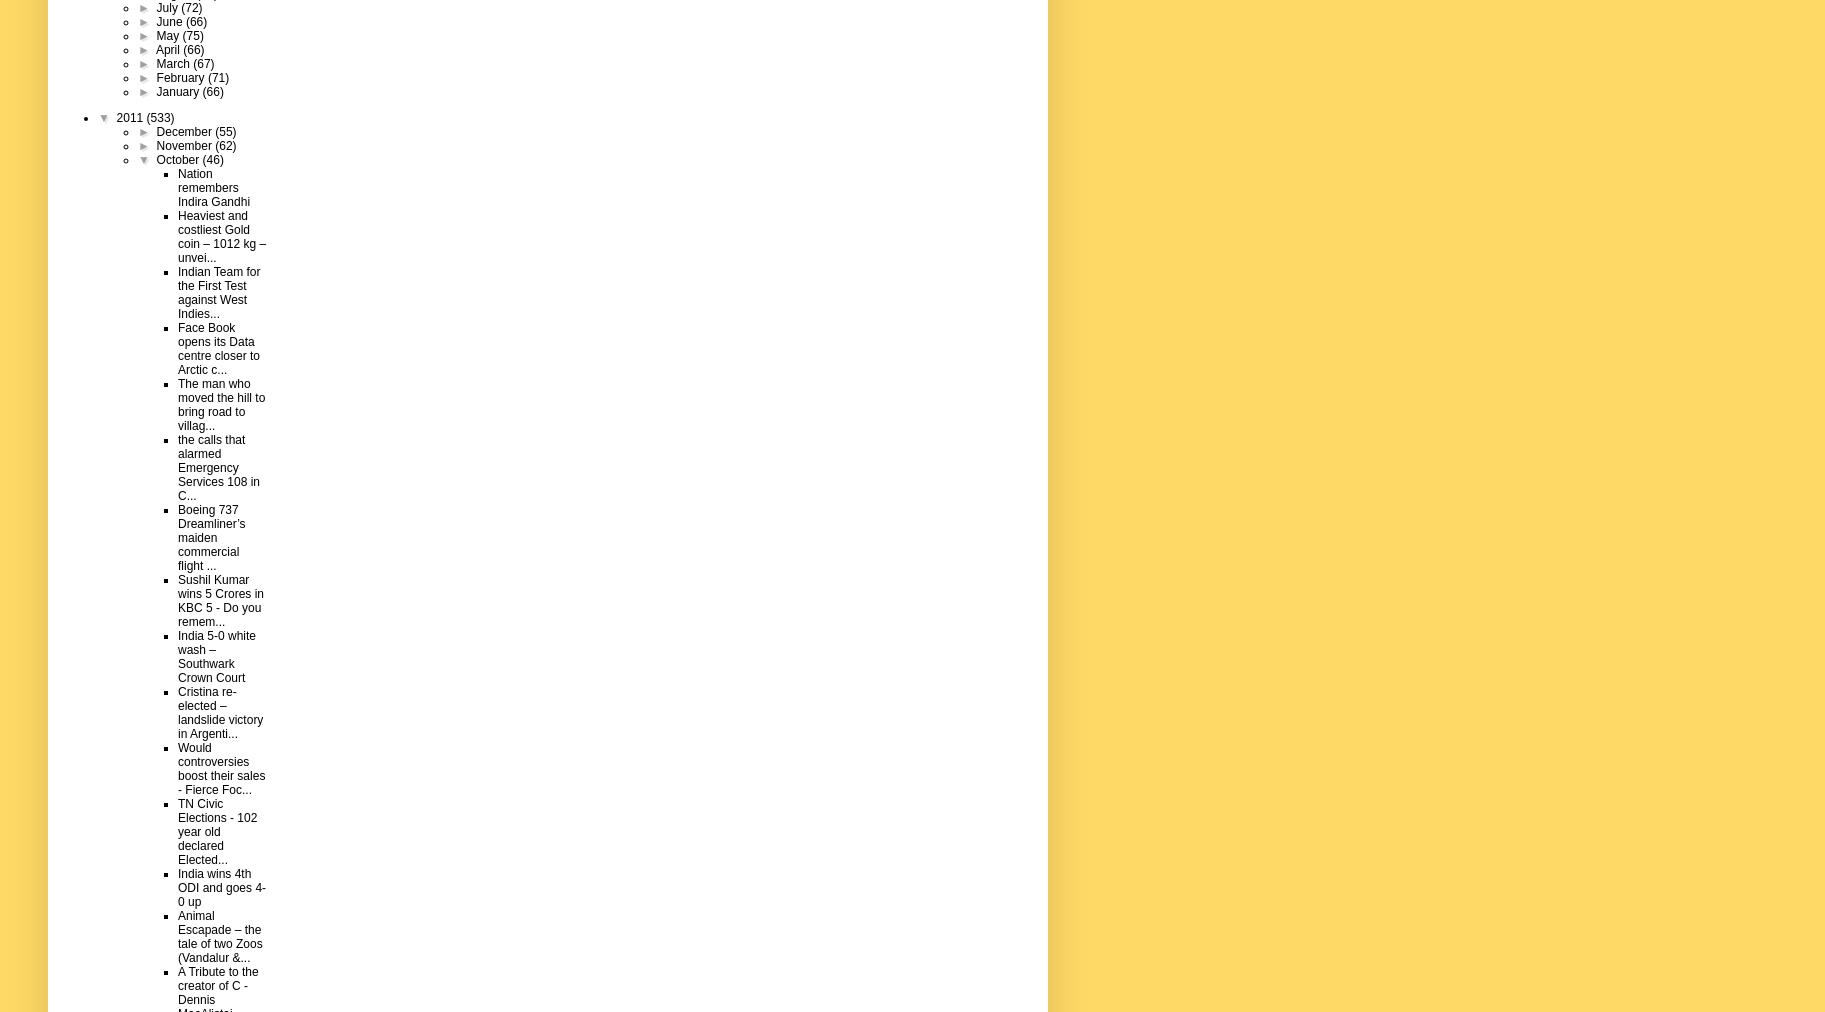  Describe the element at coordinates (192, 34) in the screenshot. I see `'(75)'` at that location.